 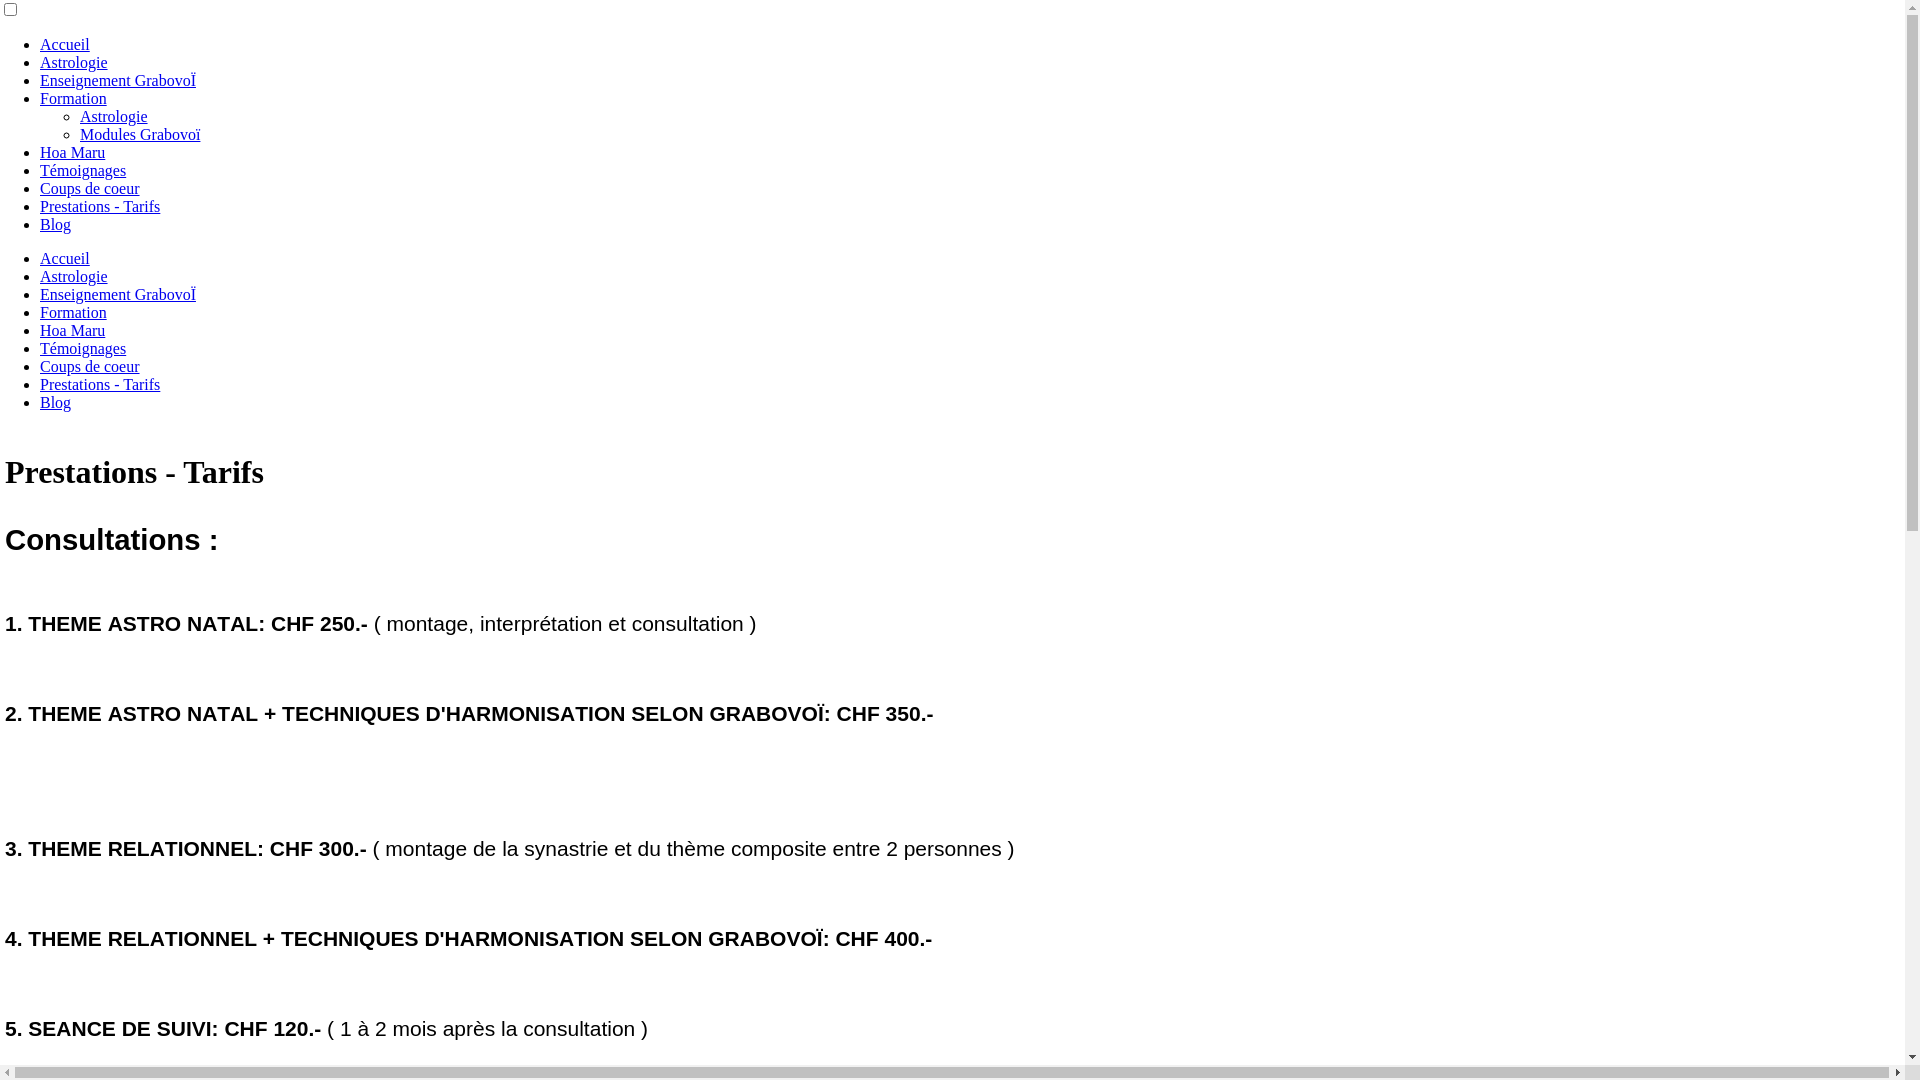 I want to click on 'Prestations - Tarifs', so click(x=99, y=384).